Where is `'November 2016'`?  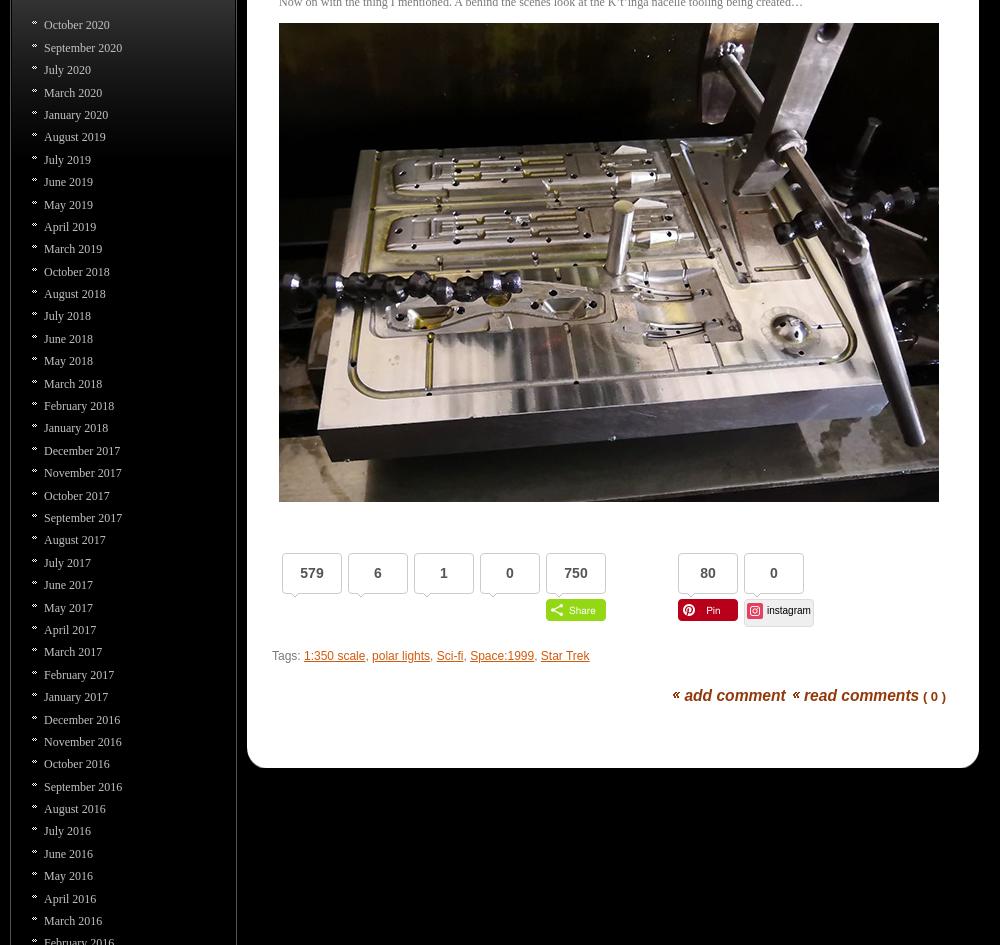 'November 2016' is located at coordinates (81, 740).